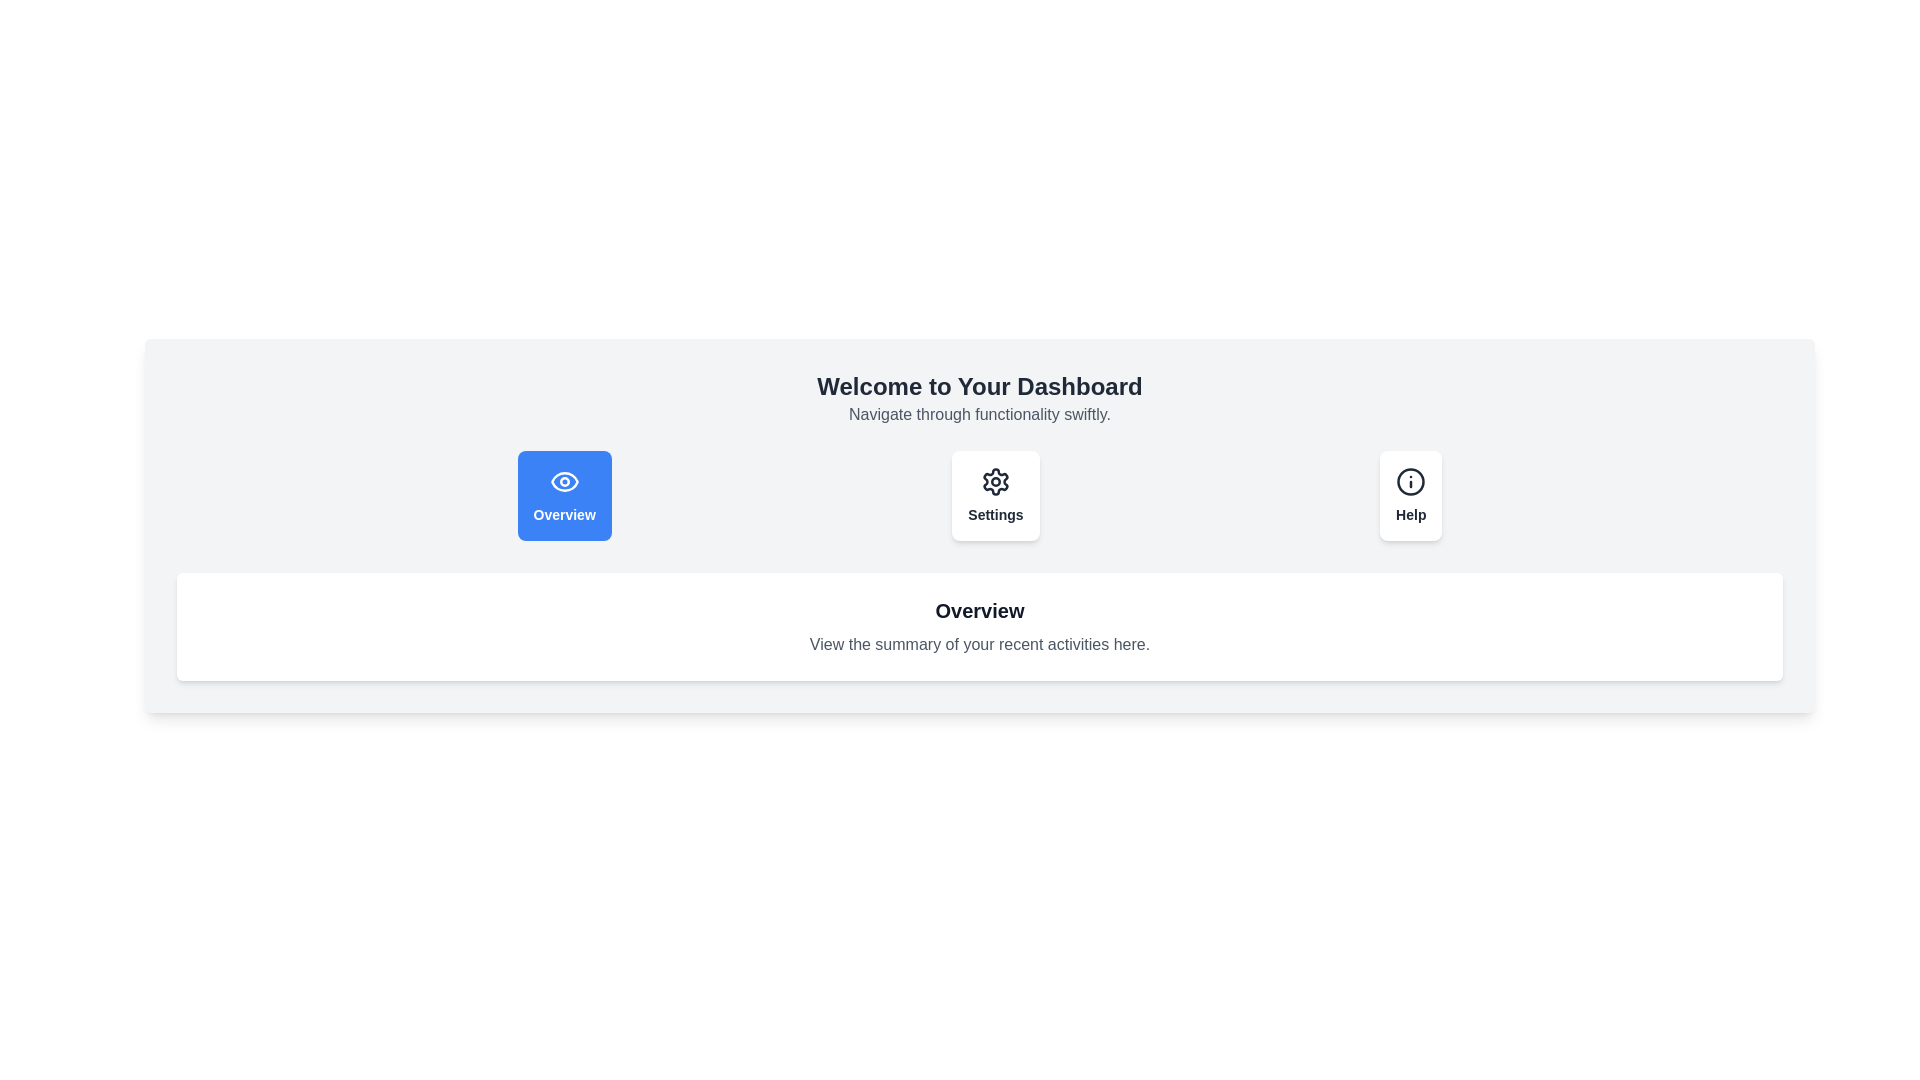 This screenshot has height=1080, width=1920. What do you see at coordinates (1410, 482) in the screenshot?
I see `the circular informational icon with a thin dark outline located in the 'Help' widget on the right side of the feature row` at bounding box center [1410, 482].